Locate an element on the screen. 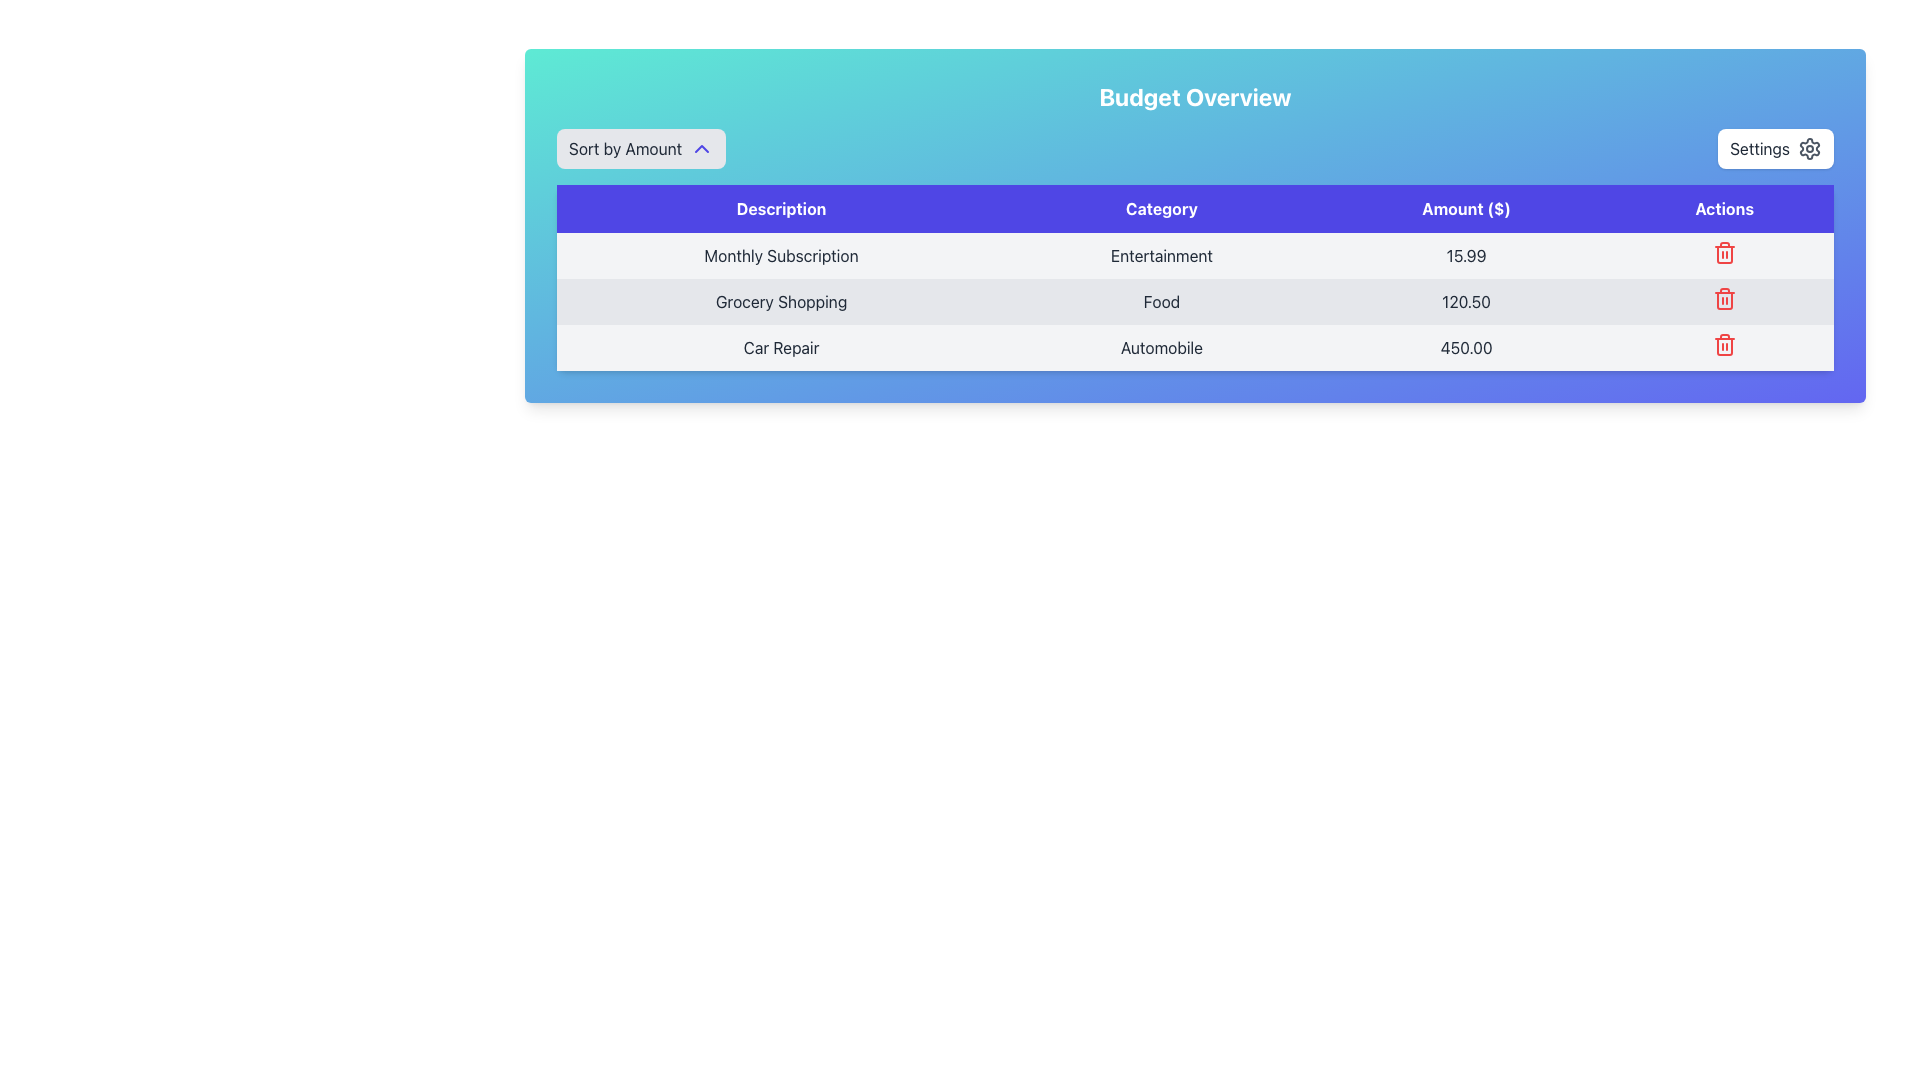 The image size is (1920, 1080). the delete button for the 'Car Repair' entry, which is the last icon in the 'Actions' column of the last table row is located at coordinates (1722, 343).